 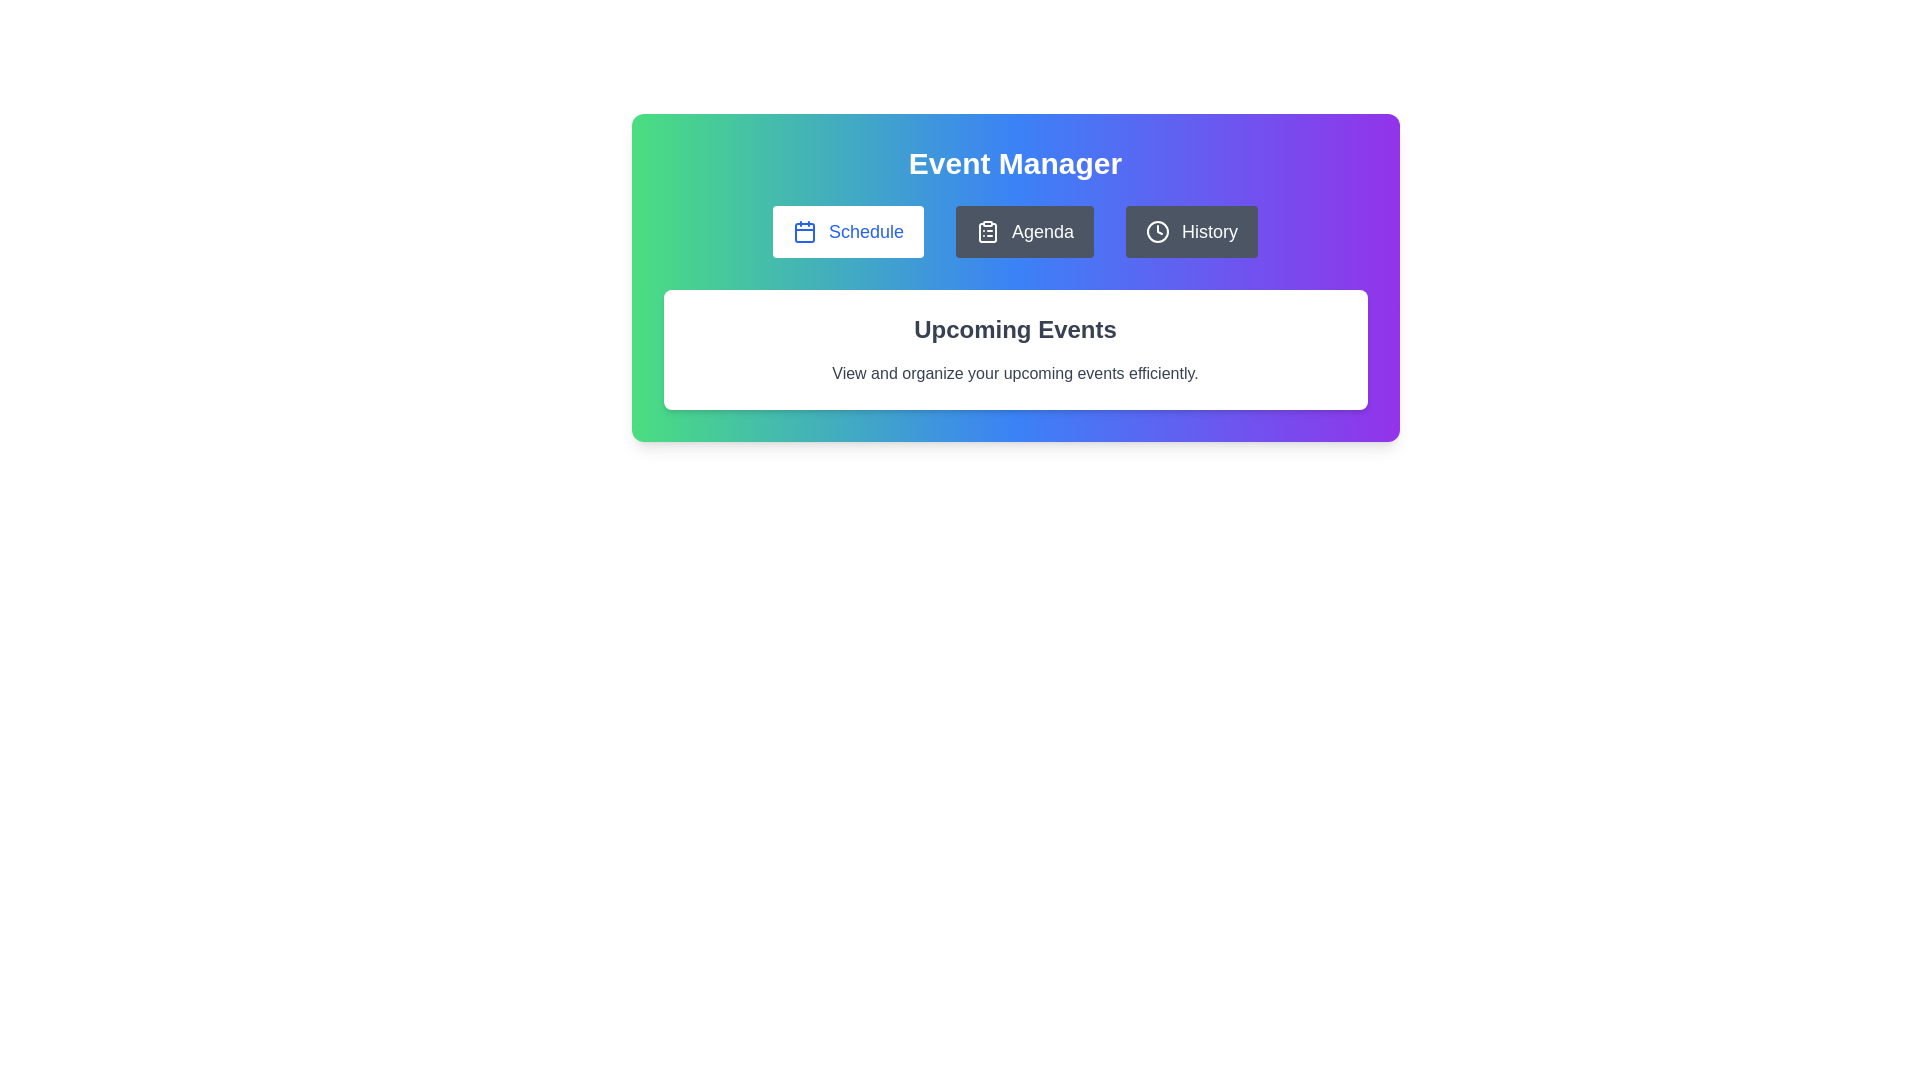 What do you see at coordinates (1158, 230) in the screenshot?
I see `the 'History' button which contains a white clock icon on a gray background, located in the navigation bar under the 'Event Manager' header` at bounding box center [1158, 230].